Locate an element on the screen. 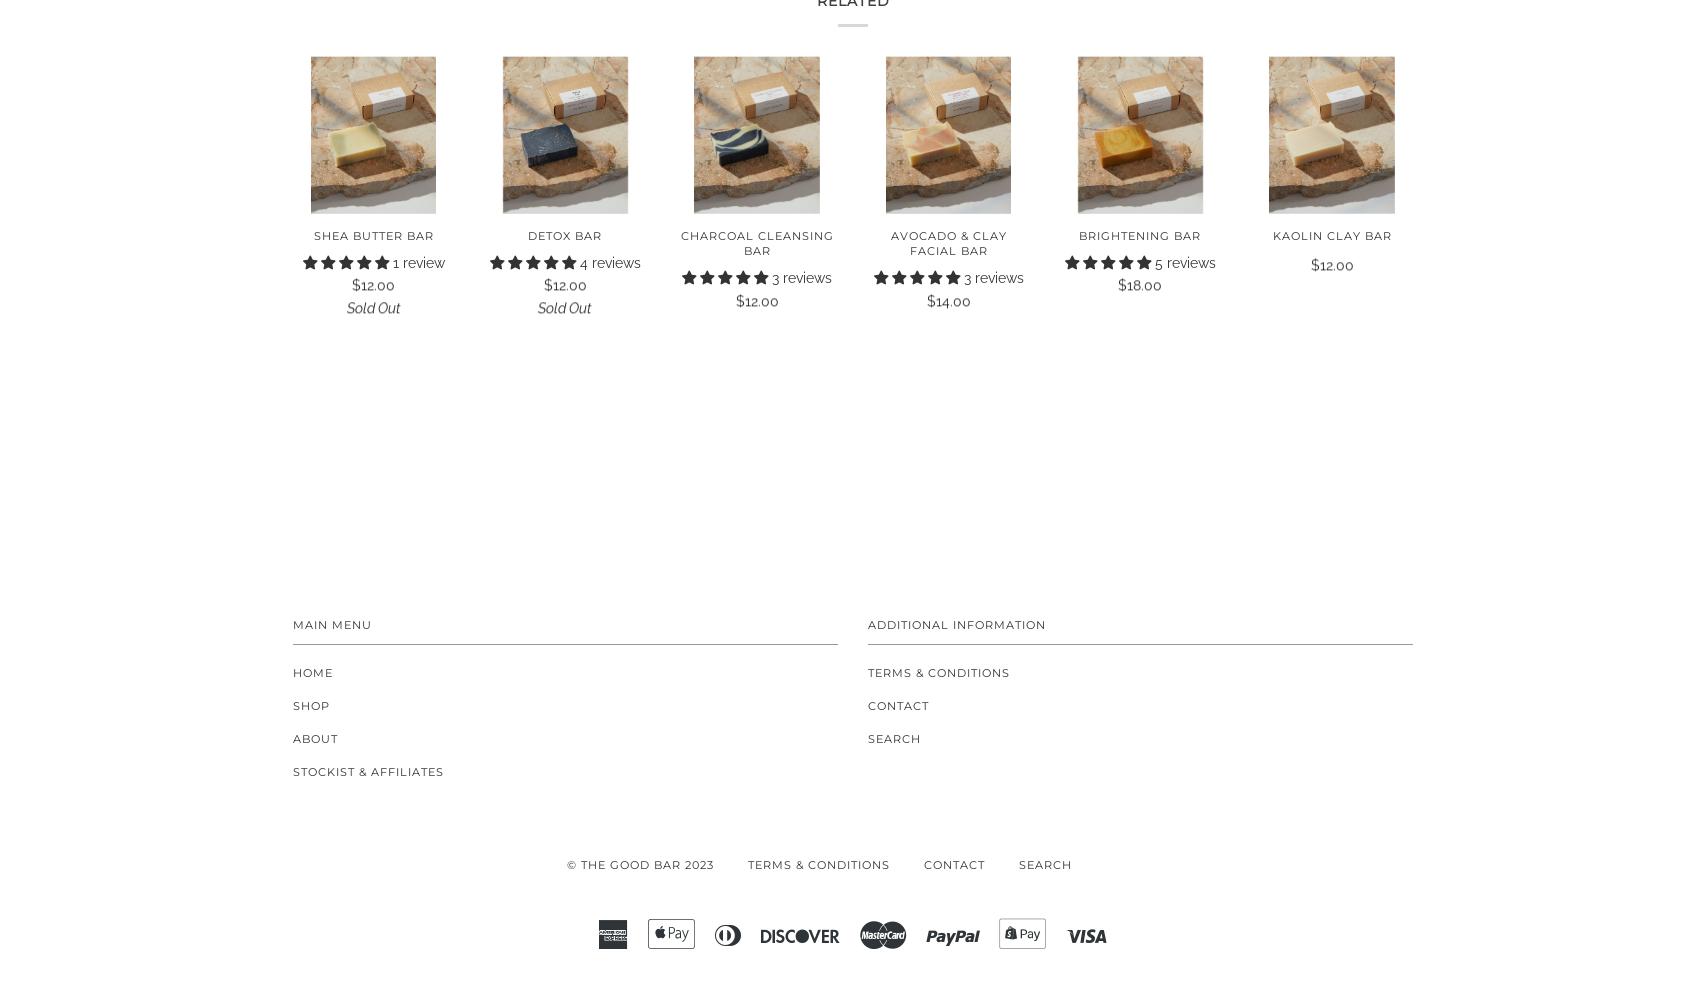 The height and width of the screenshot is (982, 1706). 'Stockist & Affiliates' is located at coordinates (368, 770).